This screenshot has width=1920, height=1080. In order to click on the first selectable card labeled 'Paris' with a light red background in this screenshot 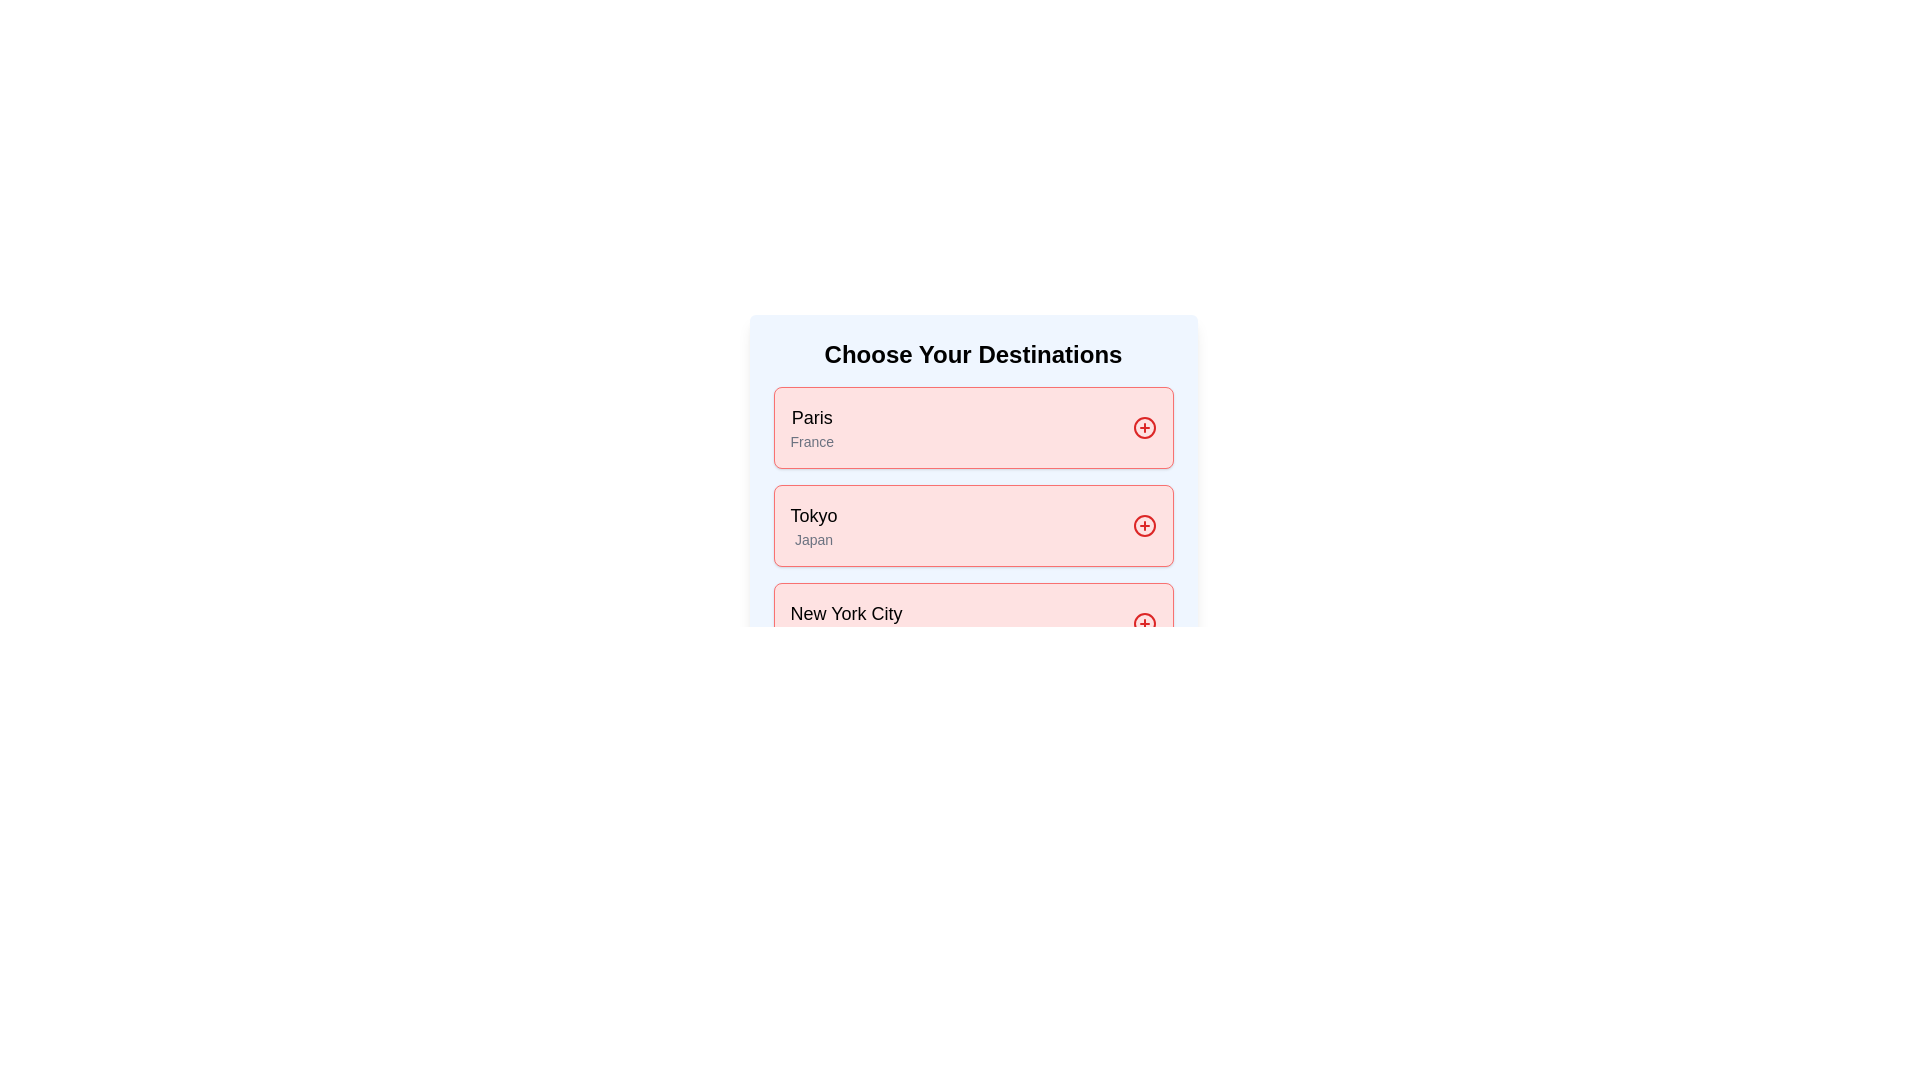, I will do `click(973, 427)`.